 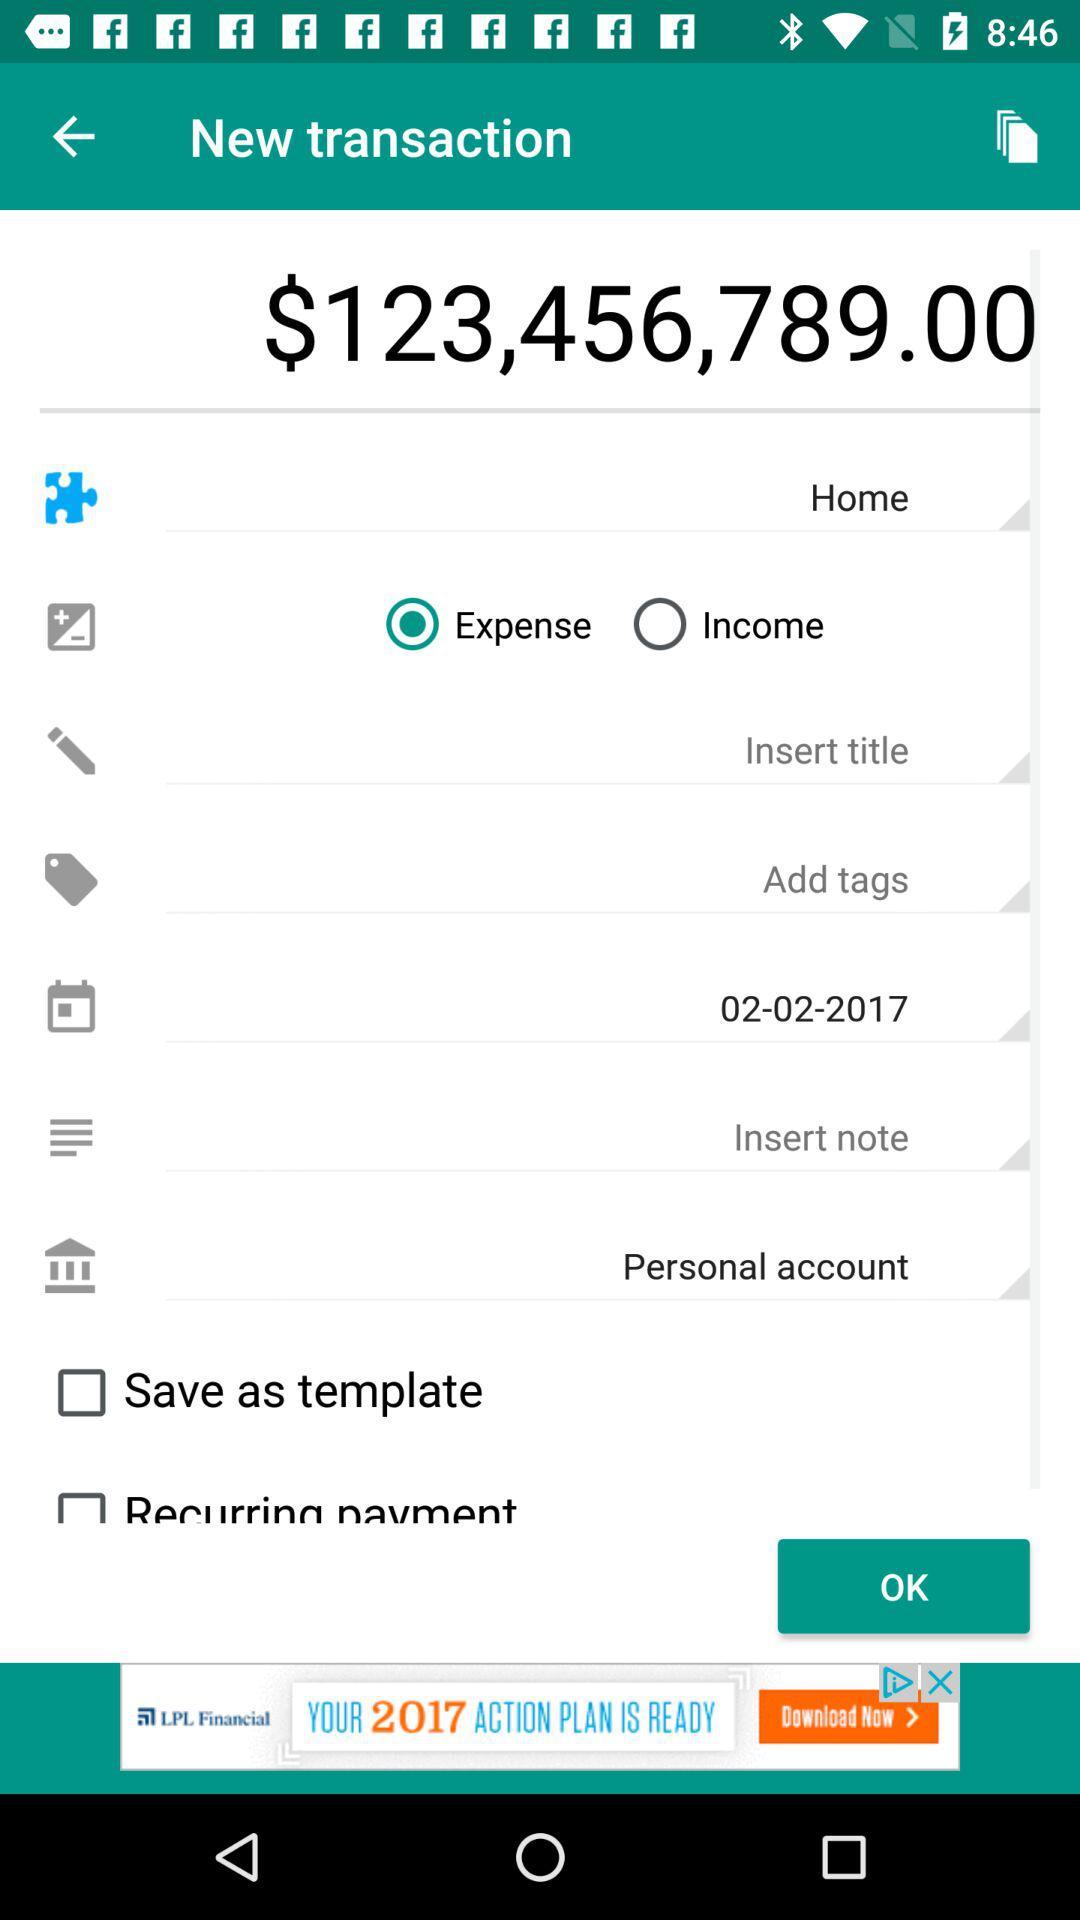 What do you see at coordinates (596, 1137) in the screenshot?
I see `the insert note` at bounding box center [596, 1137].